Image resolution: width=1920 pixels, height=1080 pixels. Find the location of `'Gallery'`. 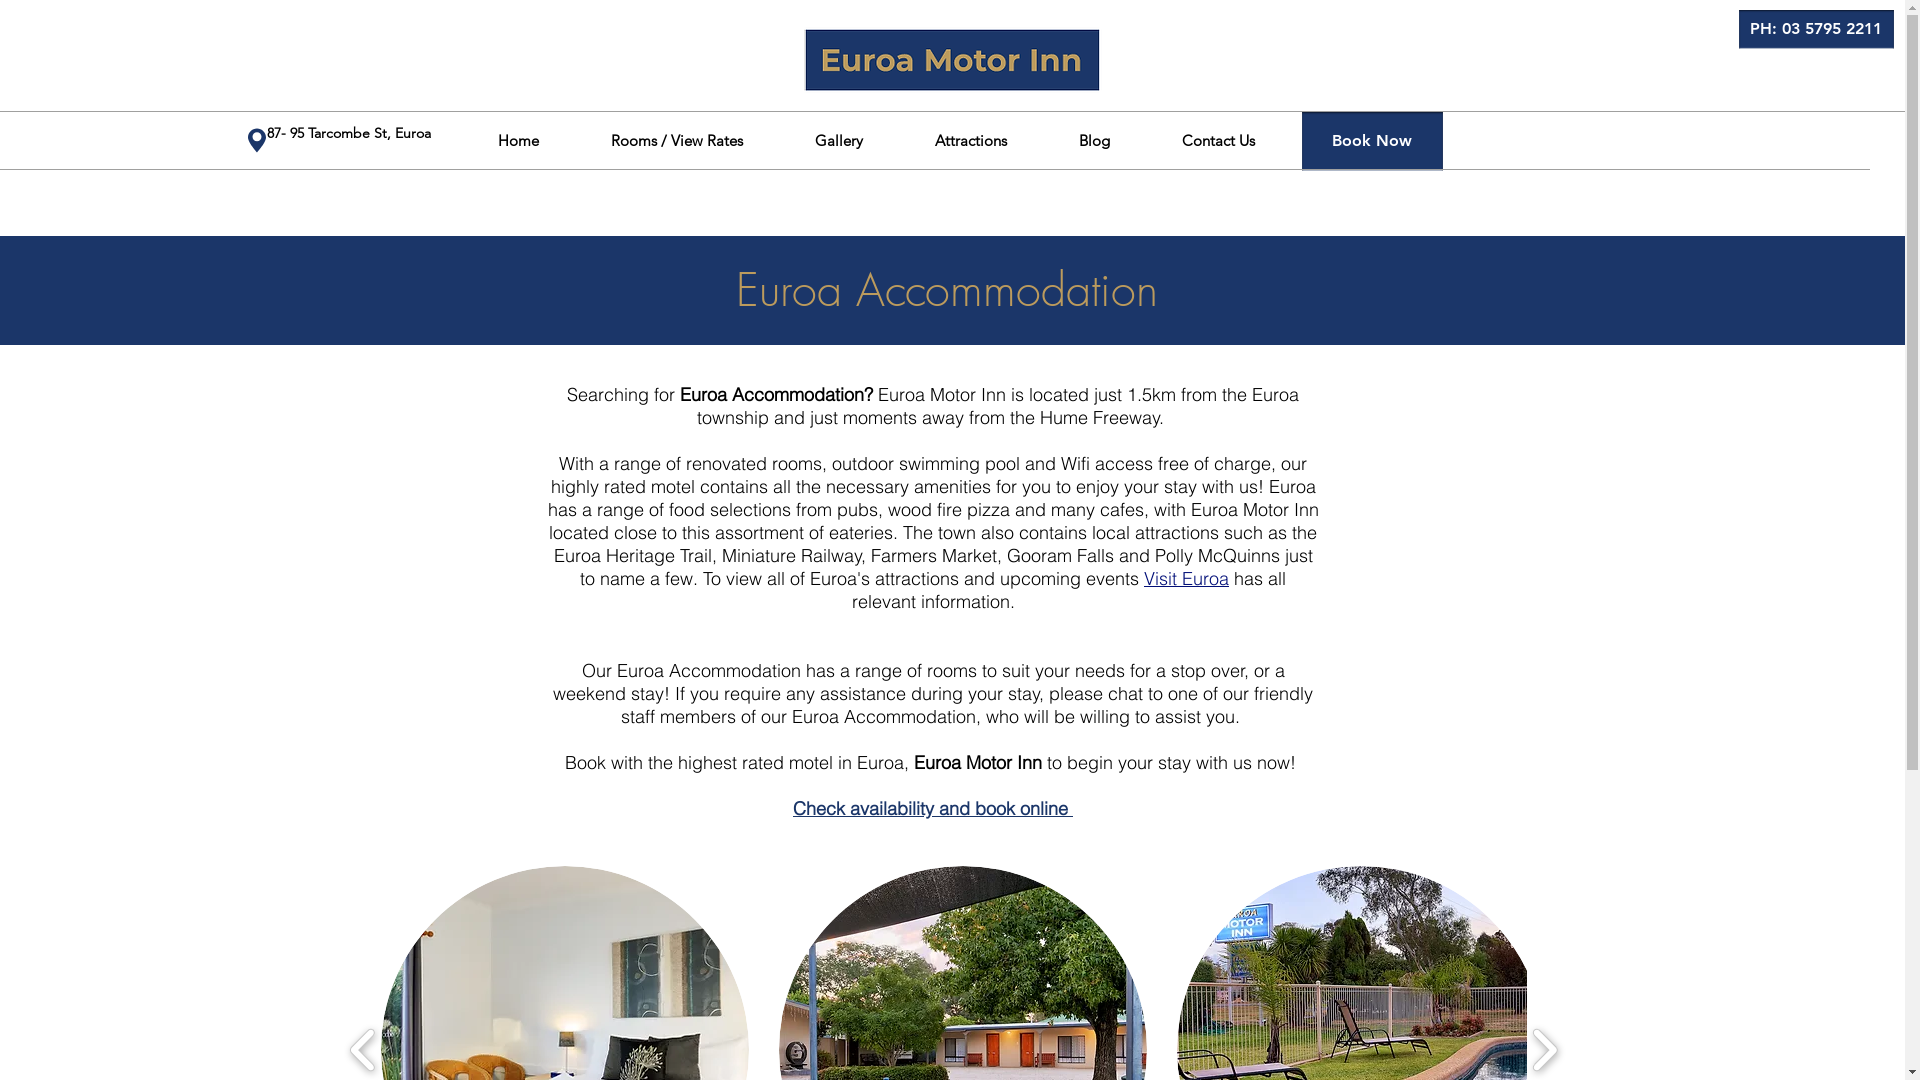

'Gallery' is located at coordinates (838, 139).